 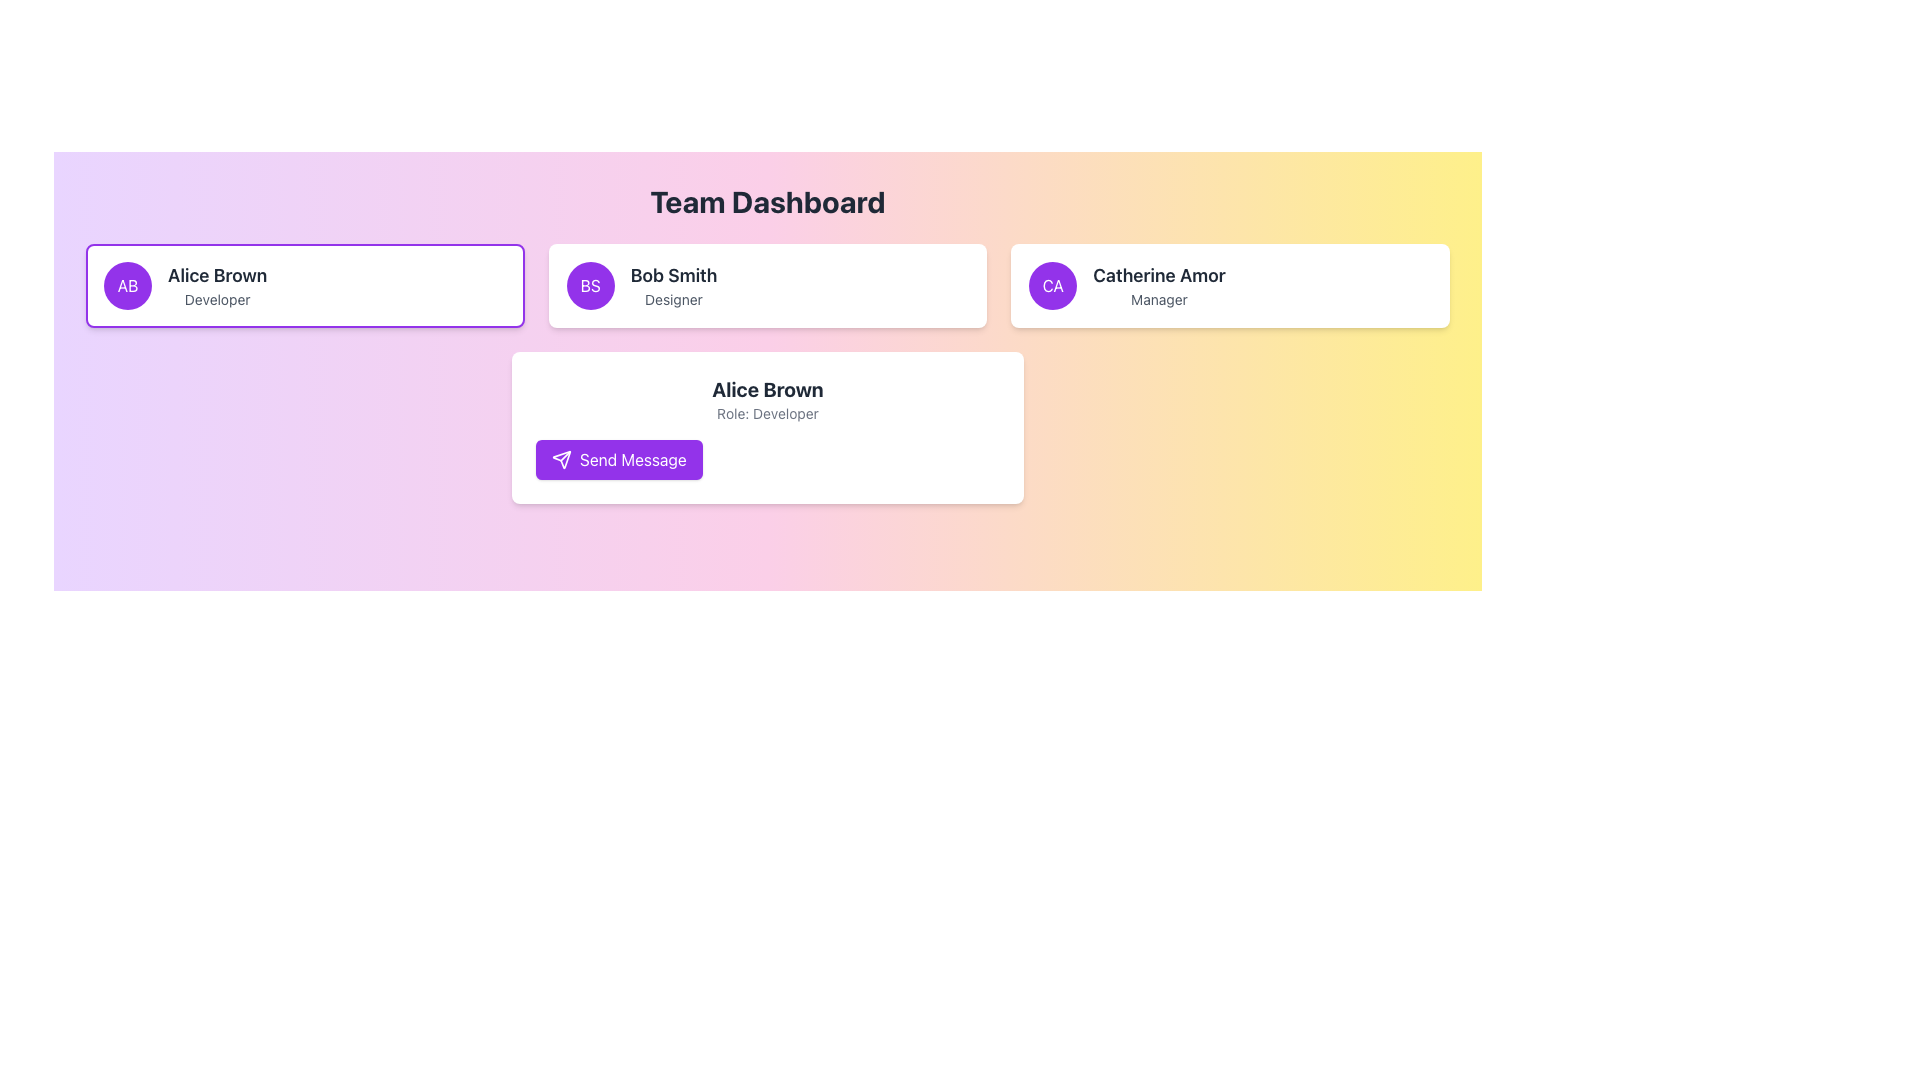 What do you see at coordinates (217, 276) in the screenshot?
I see `the Text Label displaying 'Alice Brown', which identifies the team member in the team card, located in the top-left section of the interface` at bounding box center [217, 276].